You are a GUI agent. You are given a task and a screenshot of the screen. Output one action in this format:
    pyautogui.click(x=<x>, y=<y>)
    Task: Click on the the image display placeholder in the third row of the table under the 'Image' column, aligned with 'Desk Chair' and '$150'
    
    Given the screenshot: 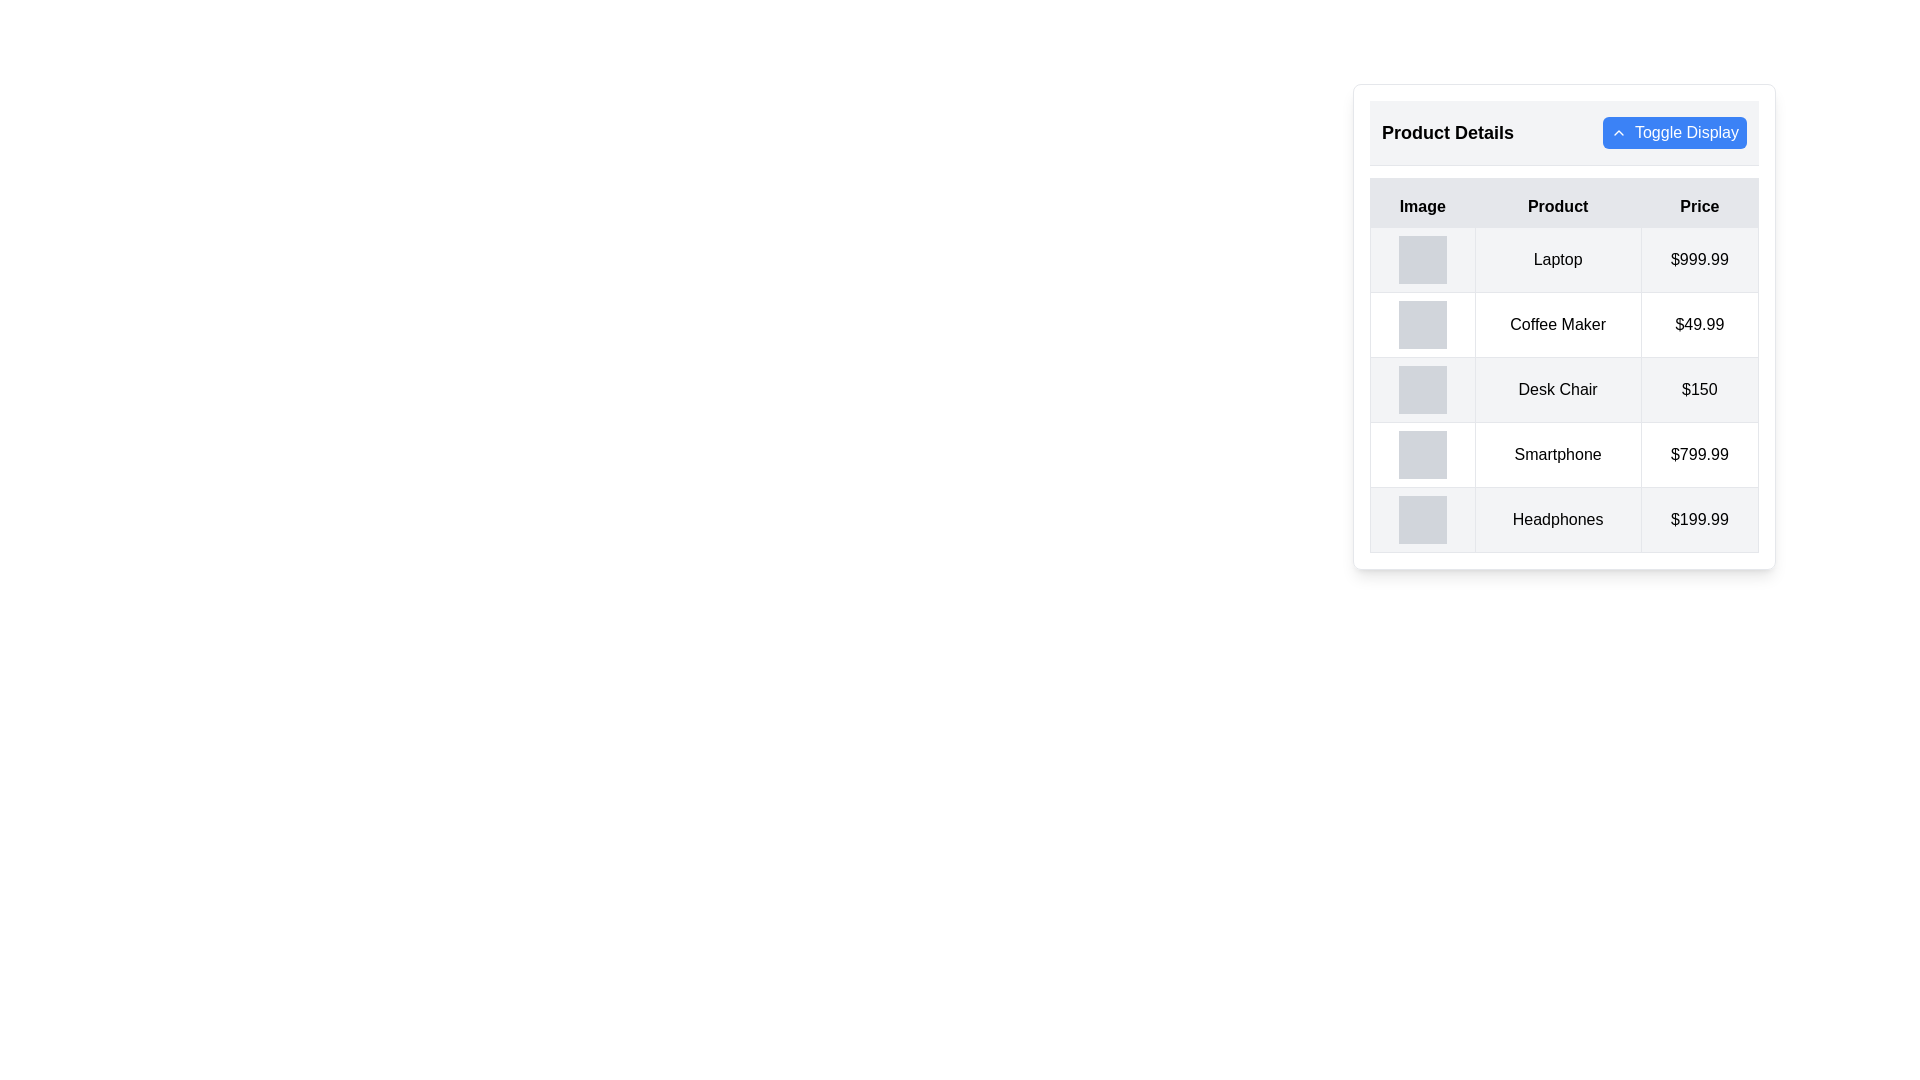 What is the action you would take?
    pyautogui.click(x=1421, y=389)
    